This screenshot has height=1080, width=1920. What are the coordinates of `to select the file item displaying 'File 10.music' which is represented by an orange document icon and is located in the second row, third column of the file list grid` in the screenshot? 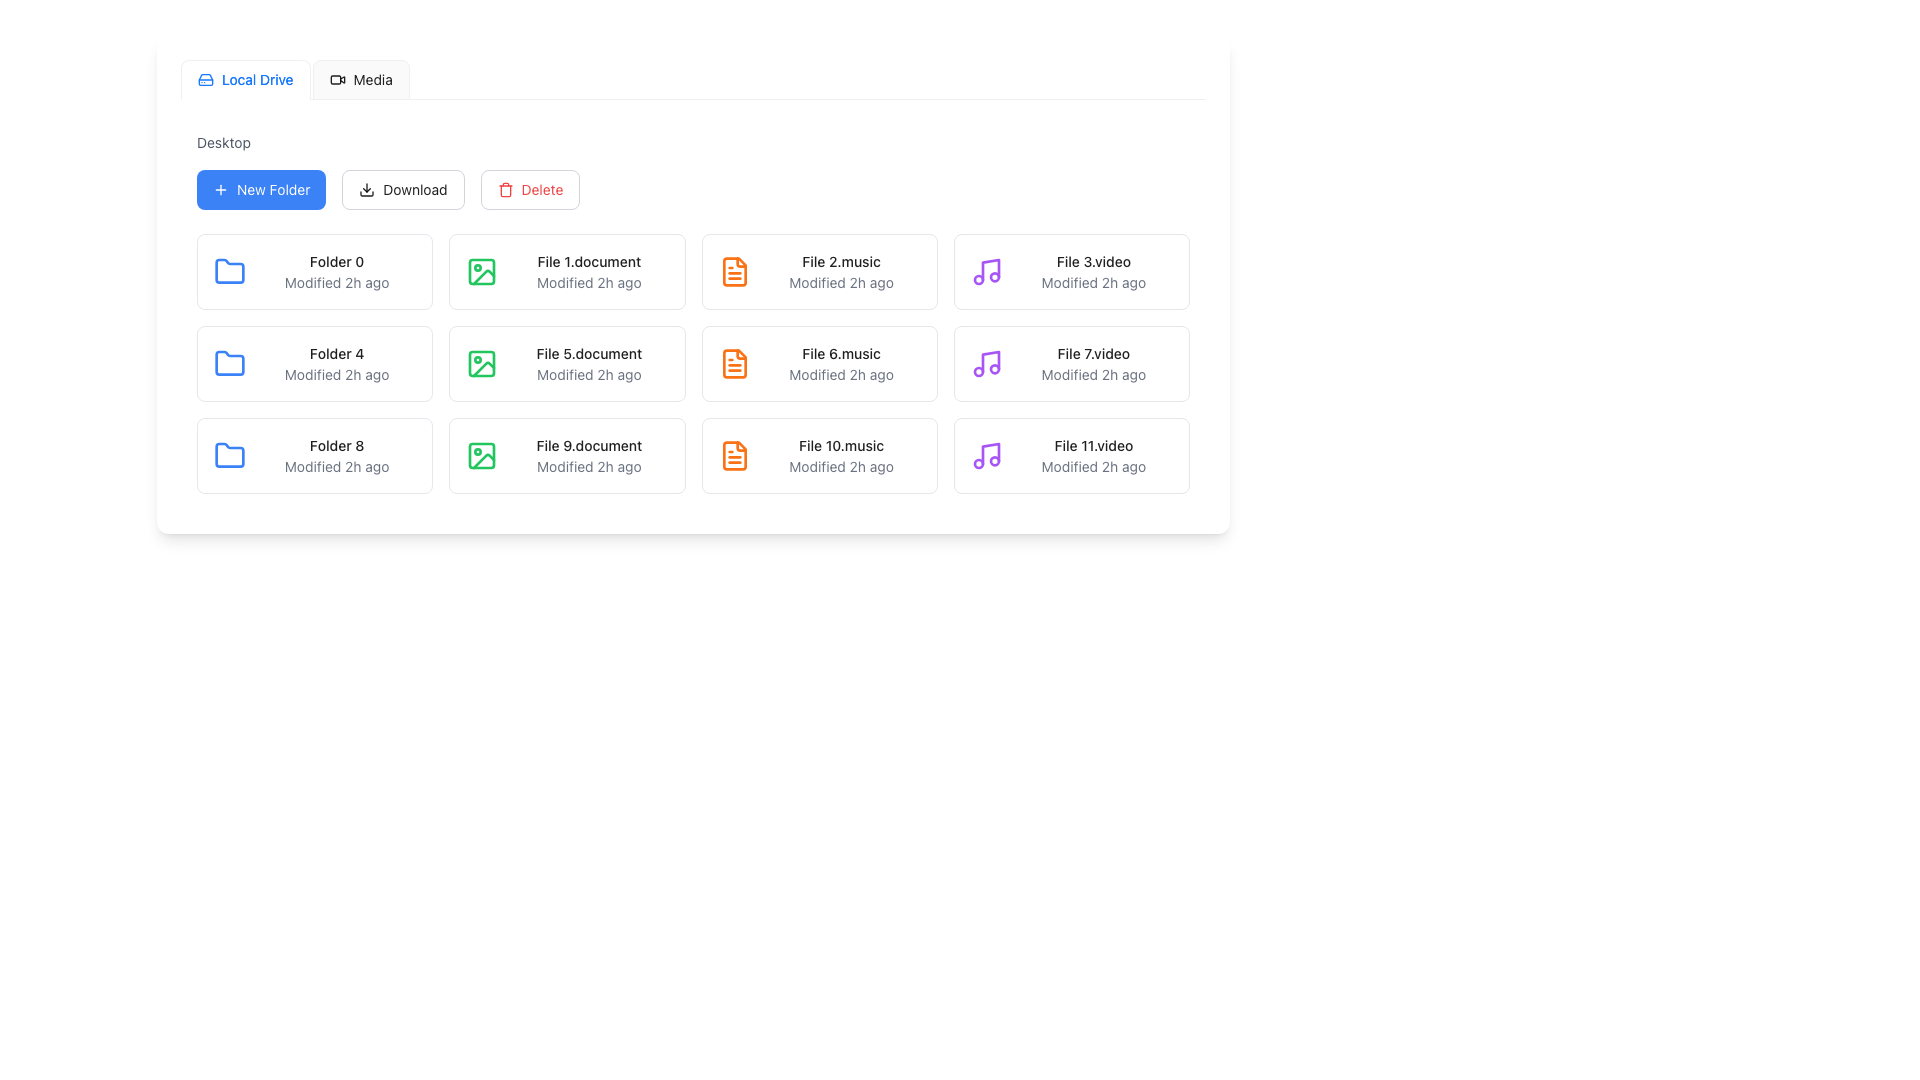 It's located at (819, 455).